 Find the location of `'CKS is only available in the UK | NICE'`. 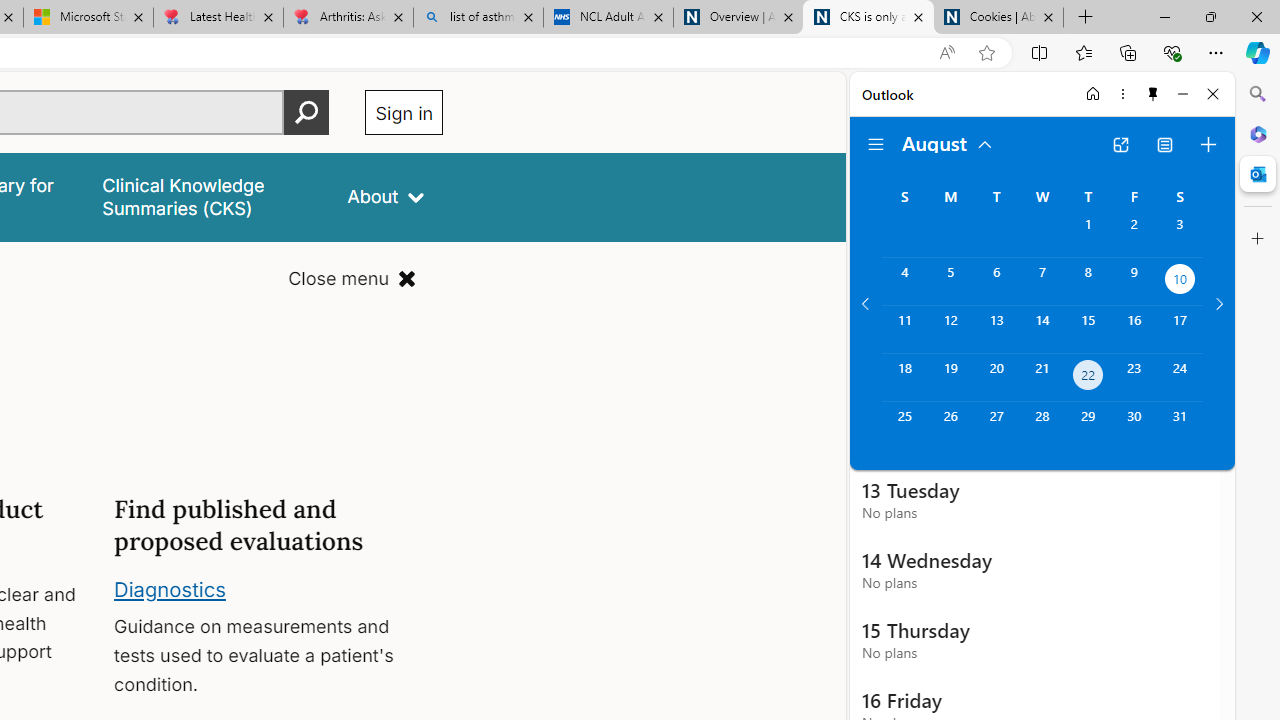

'CKS is only available in the UK | NICE' is located at coordinates (868, 17).